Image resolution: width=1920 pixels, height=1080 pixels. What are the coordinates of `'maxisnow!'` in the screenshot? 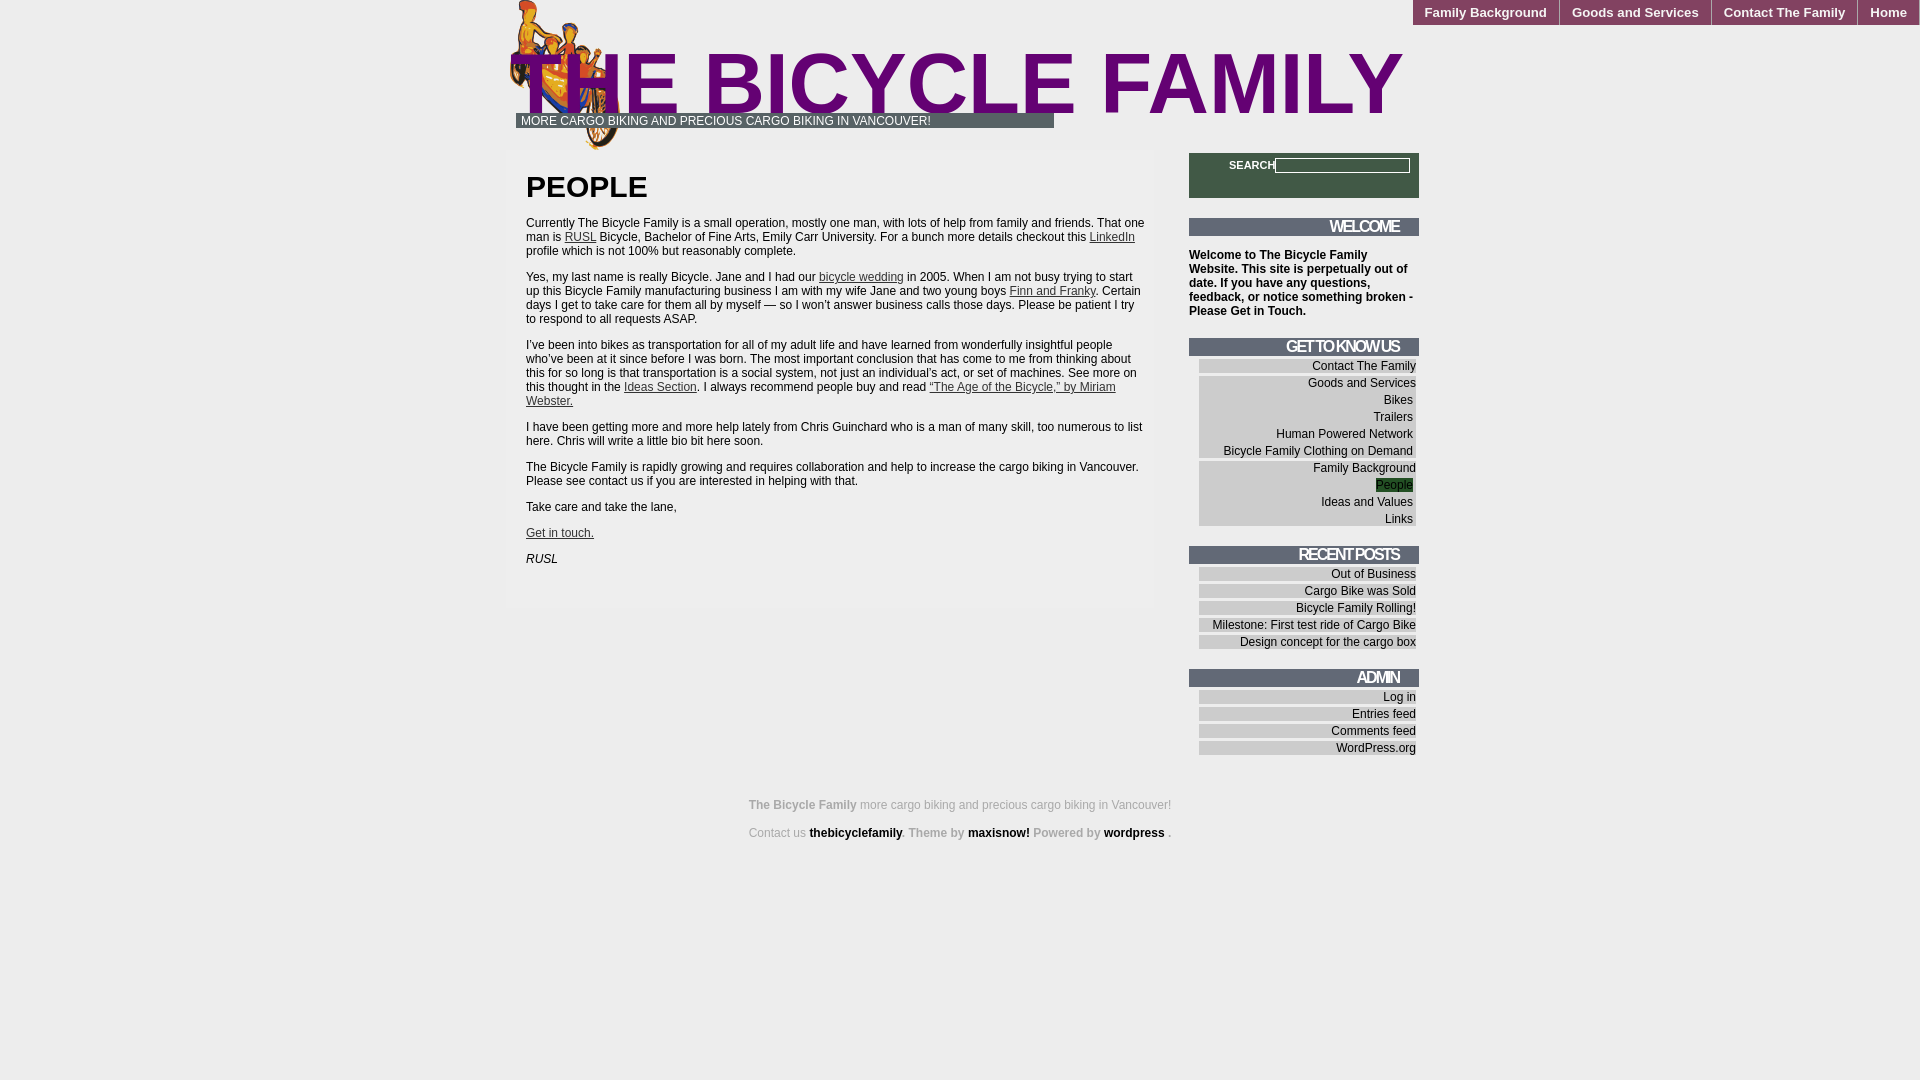 It's located at (998, 833).